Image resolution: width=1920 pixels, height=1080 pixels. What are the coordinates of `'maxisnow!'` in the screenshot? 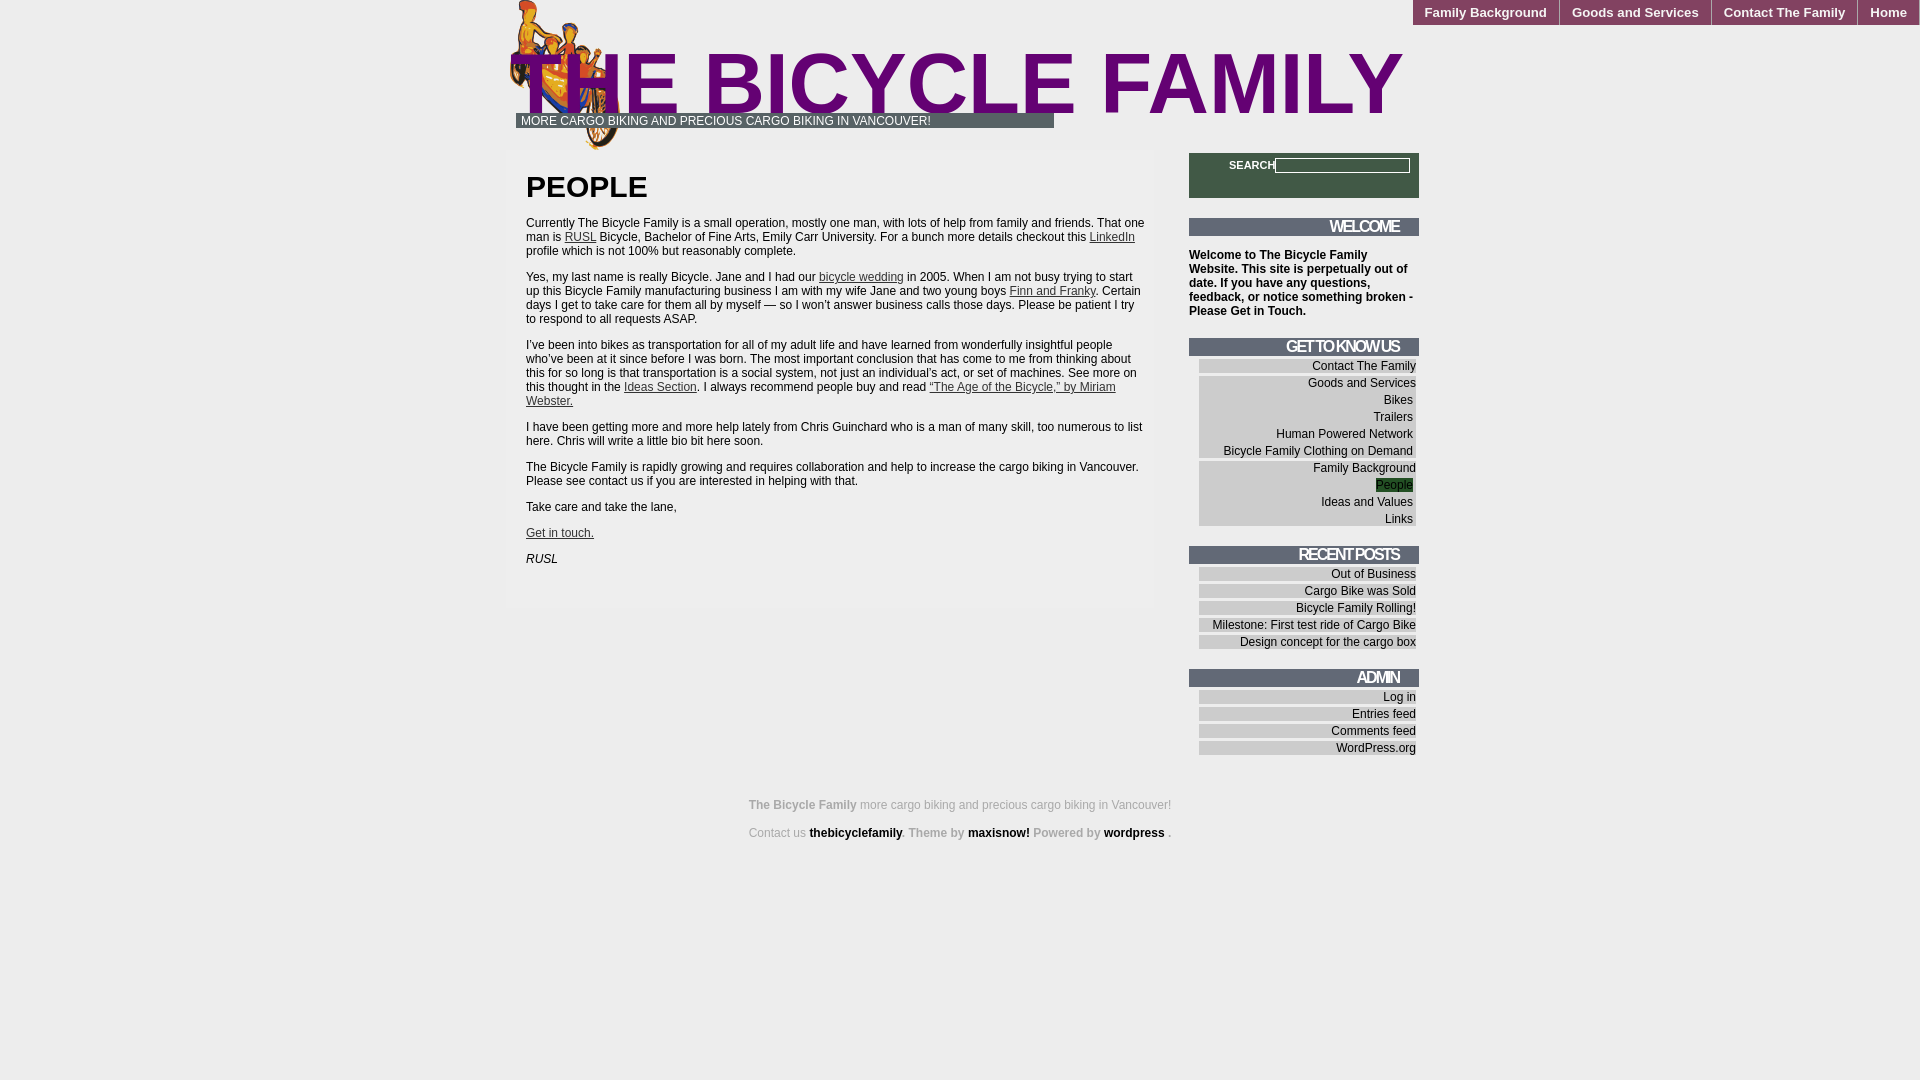 It's located at (998, 833).